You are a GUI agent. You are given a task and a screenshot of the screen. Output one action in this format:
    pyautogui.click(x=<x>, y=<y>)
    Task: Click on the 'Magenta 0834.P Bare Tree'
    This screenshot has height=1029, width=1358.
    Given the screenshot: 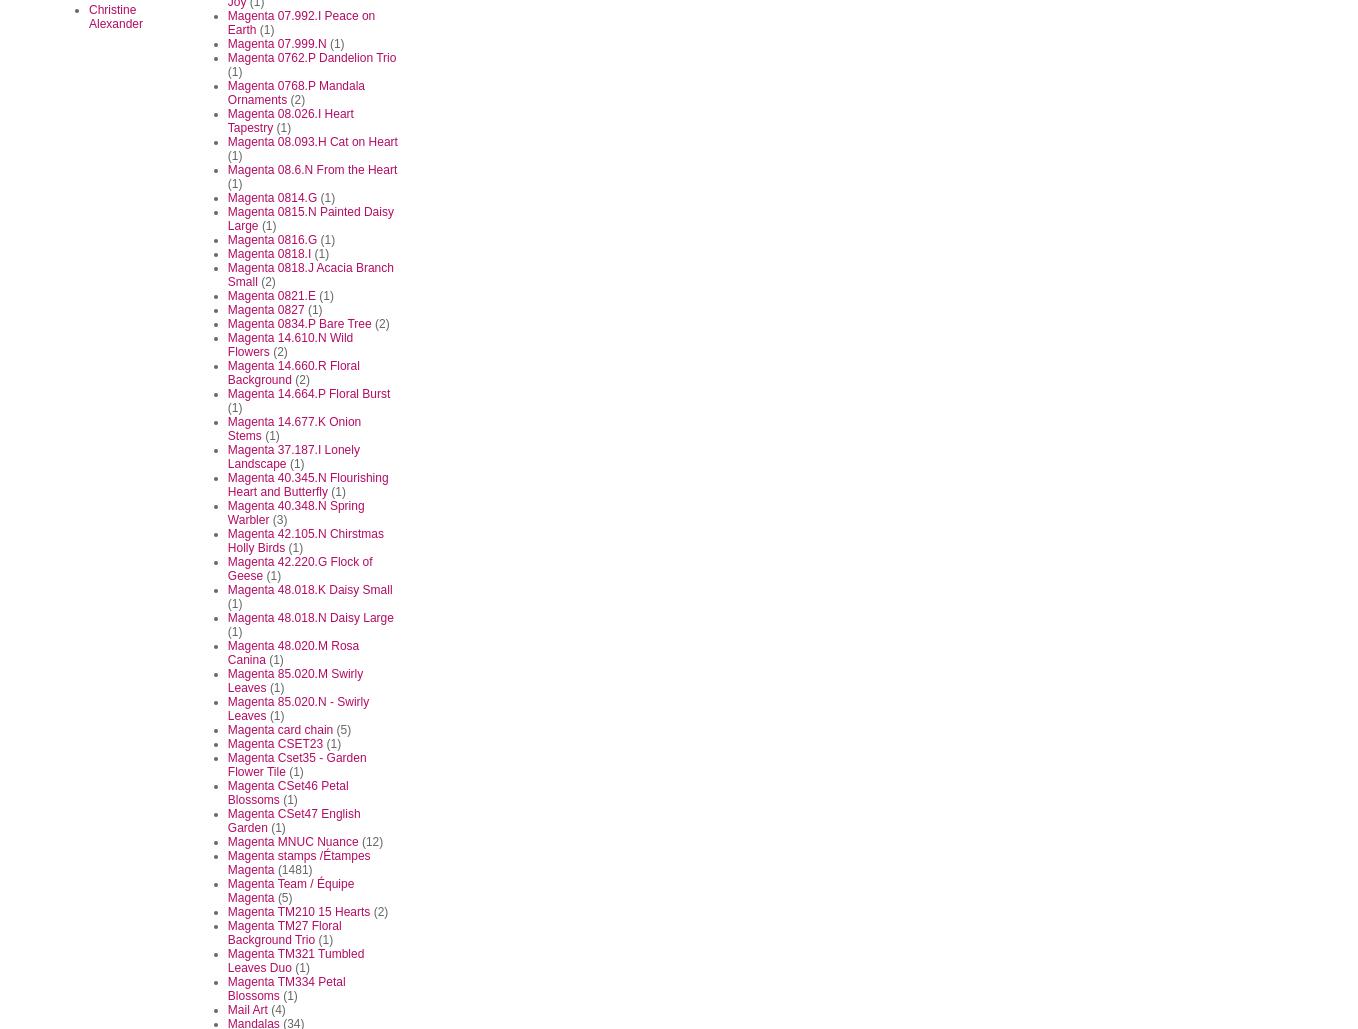 What is the action you would take?
    pyautogui.click(x=298, y=323)
    